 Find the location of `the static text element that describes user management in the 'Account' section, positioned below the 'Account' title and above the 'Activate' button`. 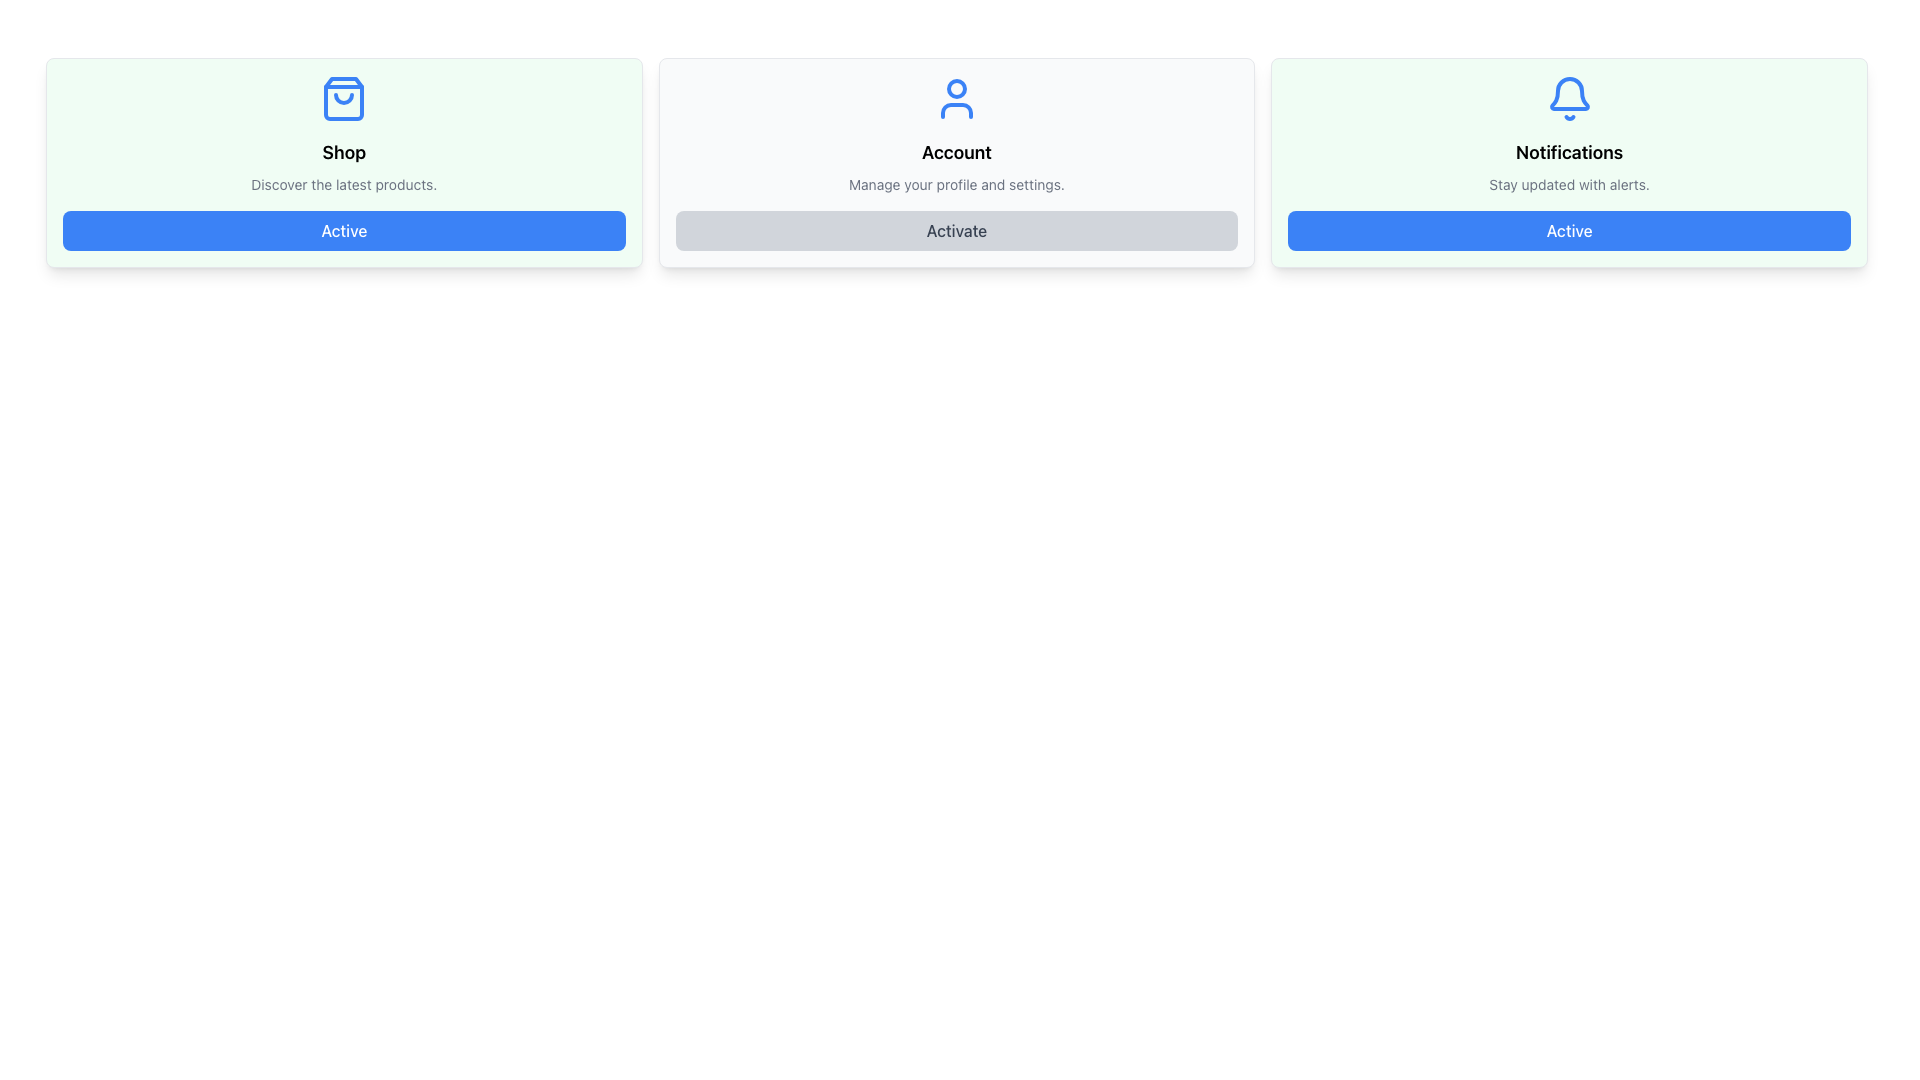

the static text element that describes user management in the 'Account' section, positioned below the 'Account' title and above the 'Activate' button is located at coordinates (955, 185).